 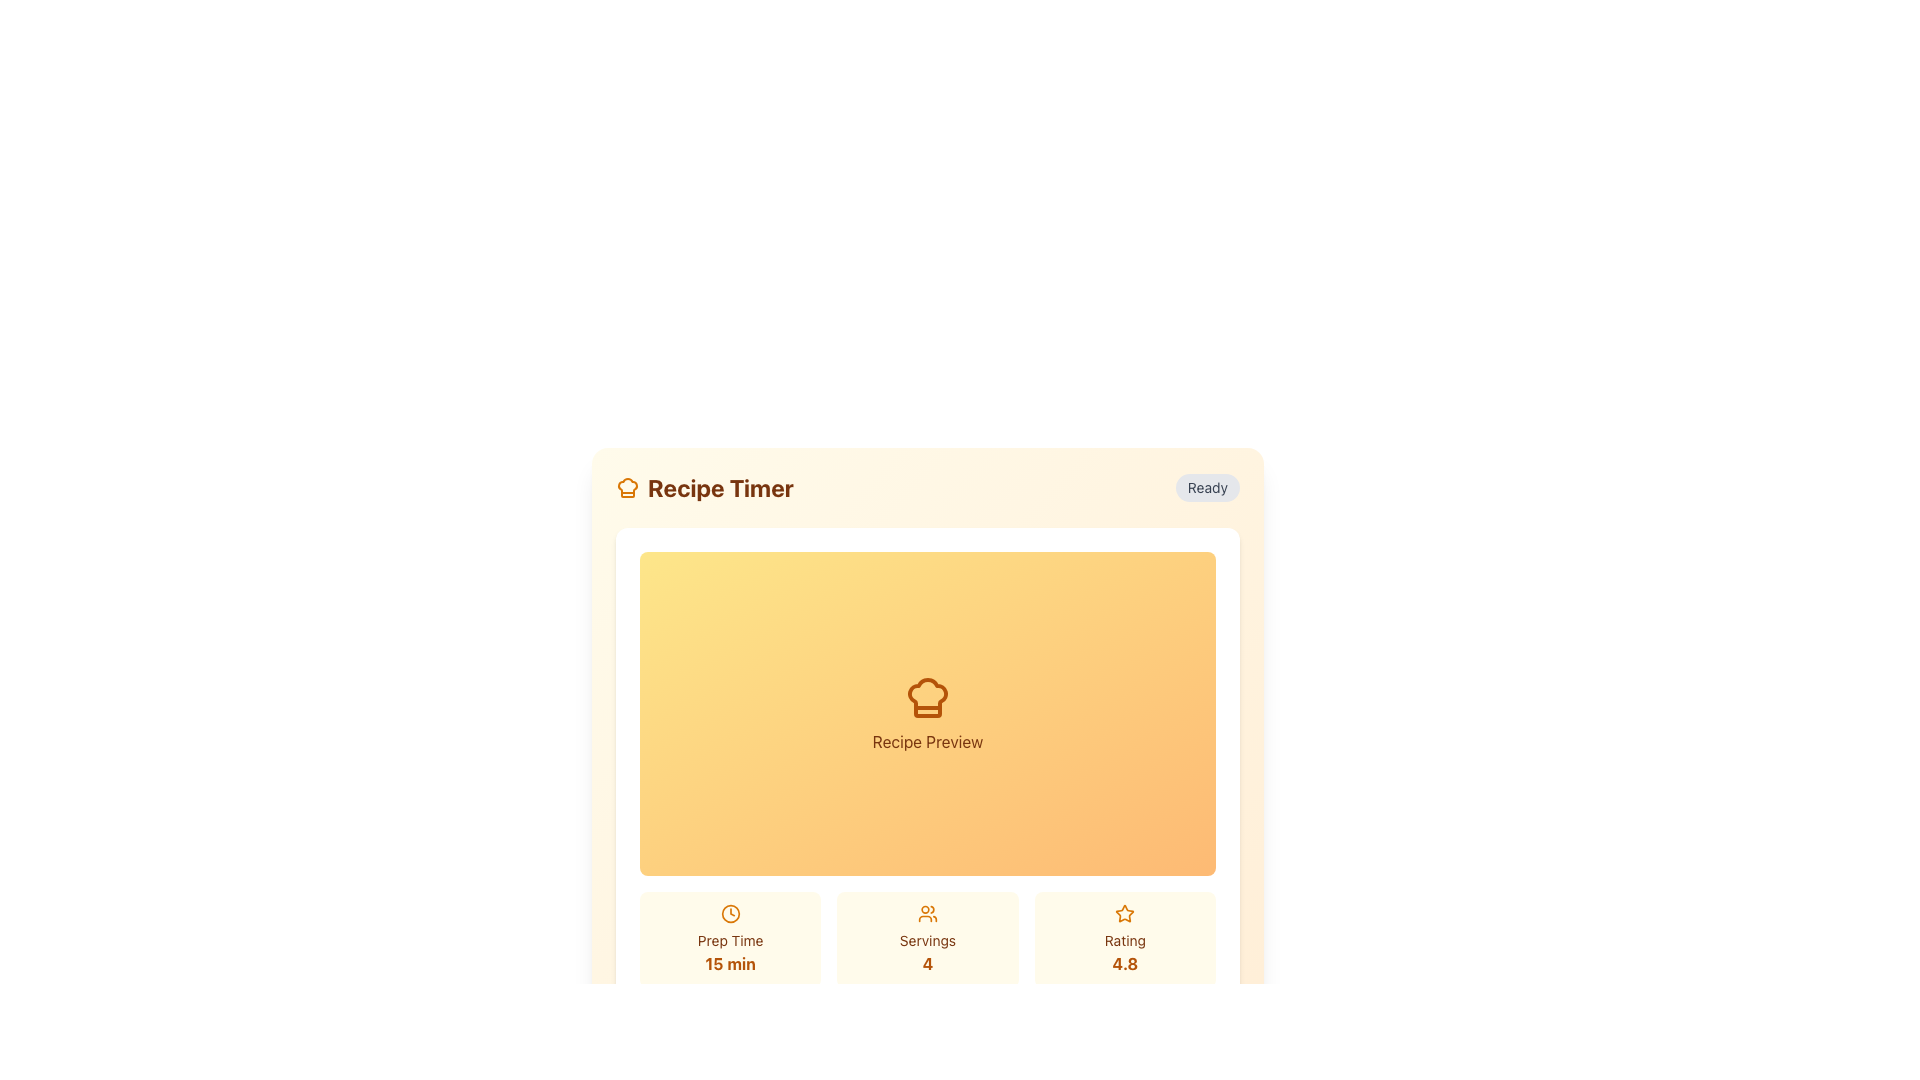 What do you see at coordinates (1125, 913) in the screenshot?
I see `the distinctive amber star icon located within the 'Rating 4.8' card at the bottom right of the window` at bounding box center [1125, 913].